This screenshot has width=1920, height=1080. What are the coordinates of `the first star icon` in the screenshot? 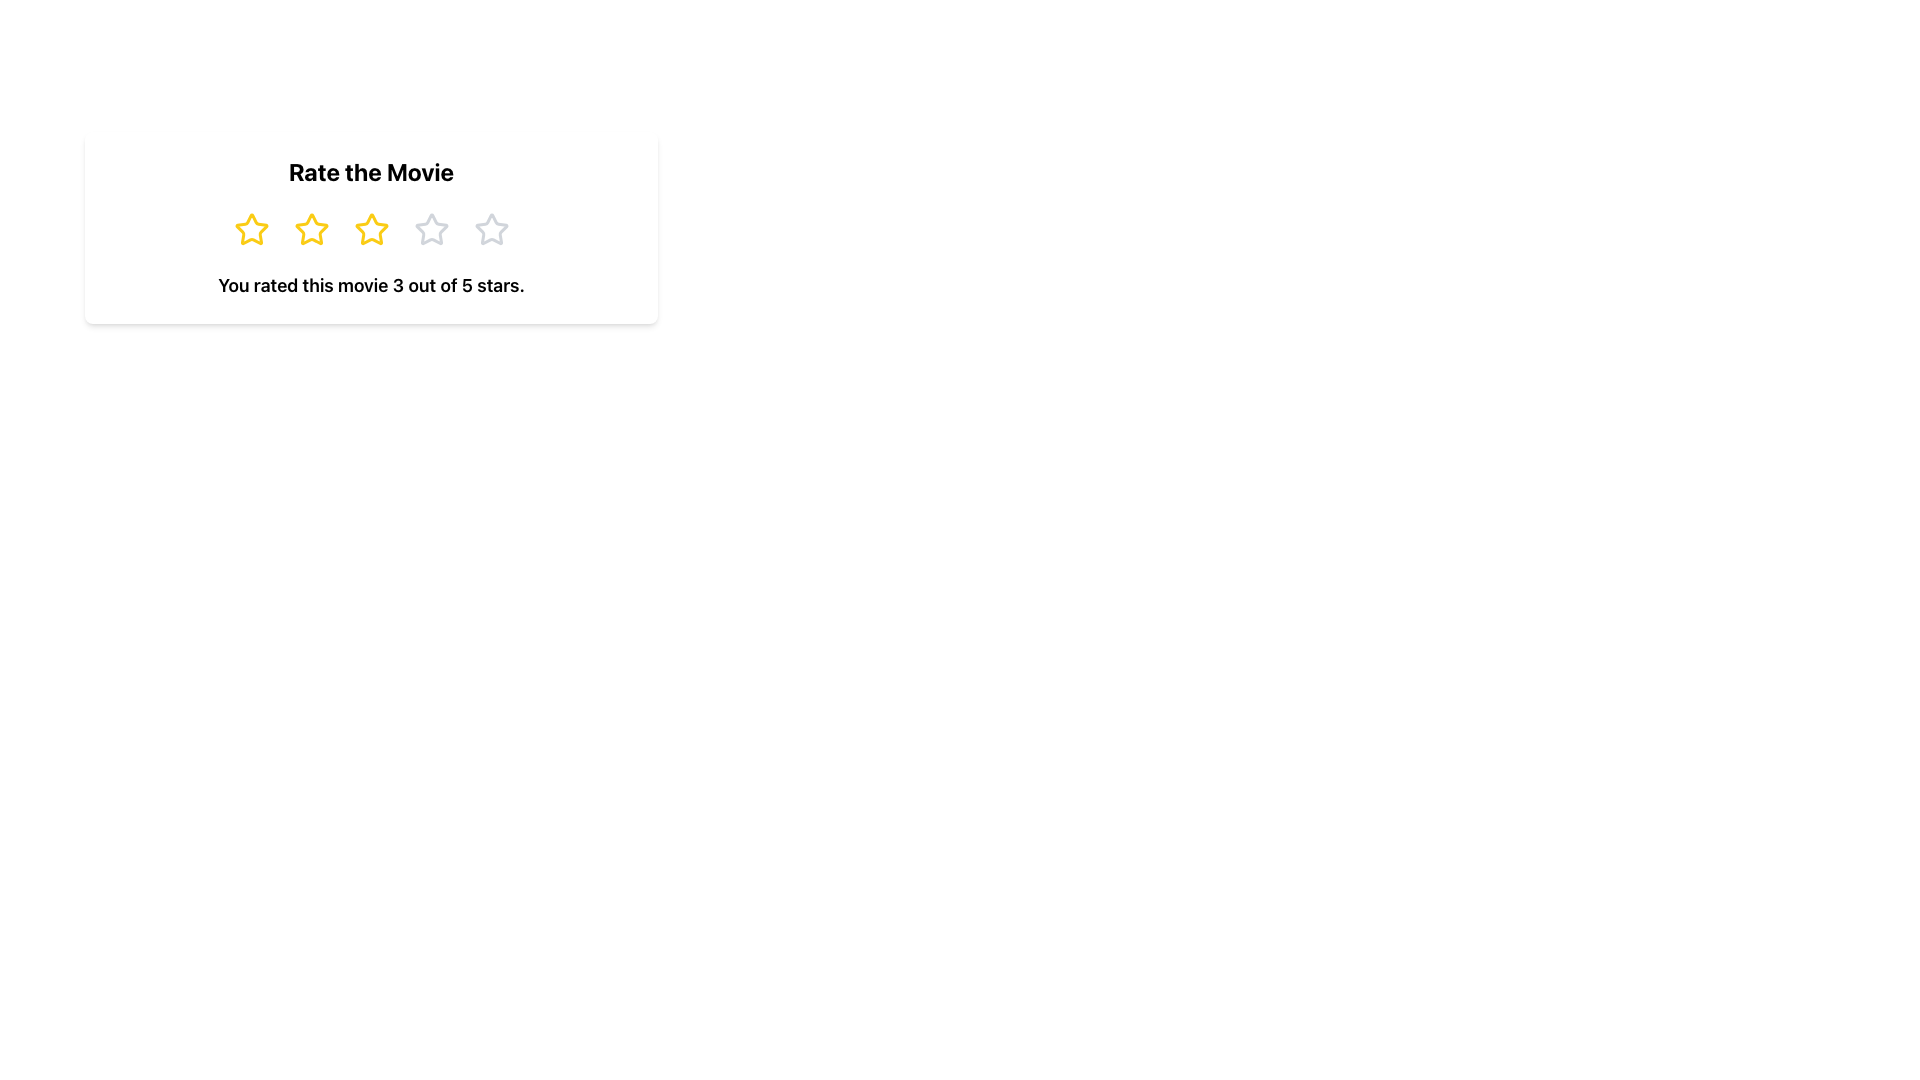 It's located at (250, 228).